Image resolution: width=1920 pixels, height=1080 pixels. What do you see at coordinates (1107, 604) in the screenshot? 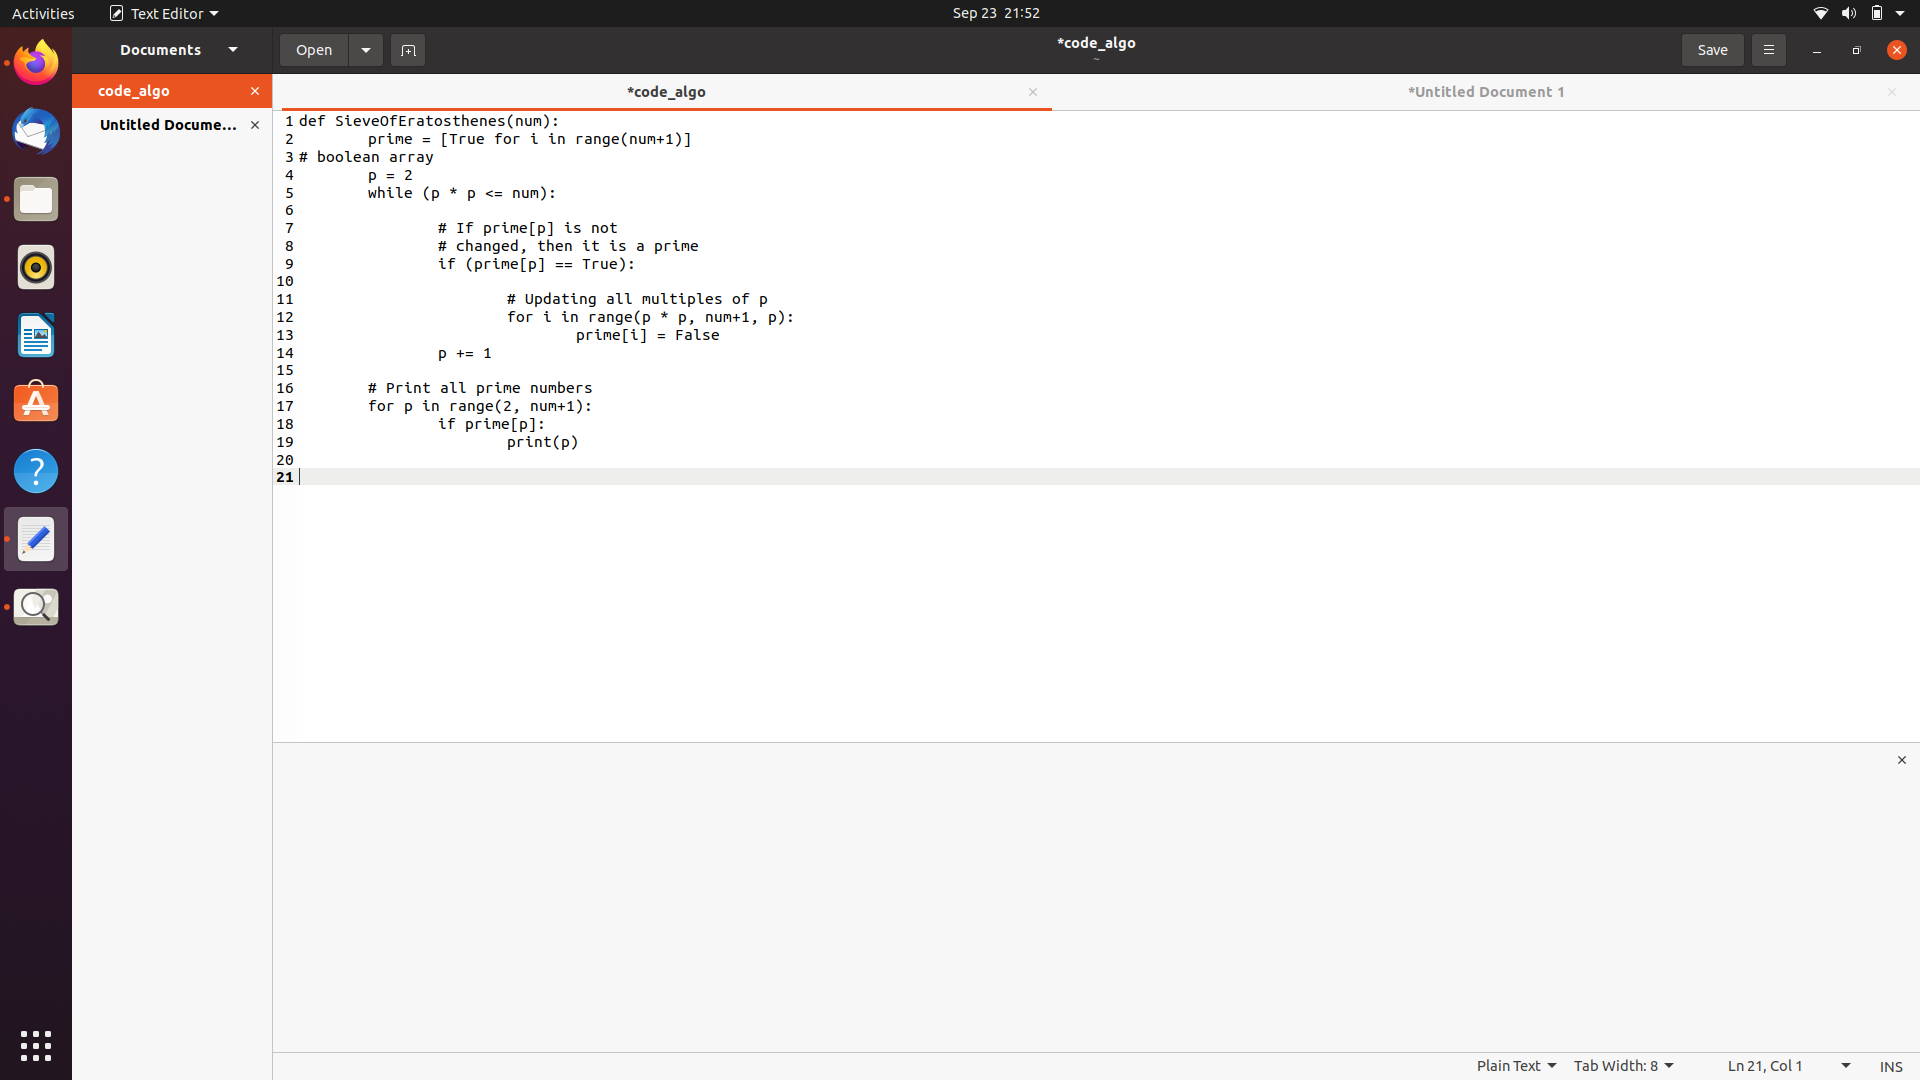
I see `Incorporate a return statement as the final line of text in the code` at bounding box center [1107, 604].